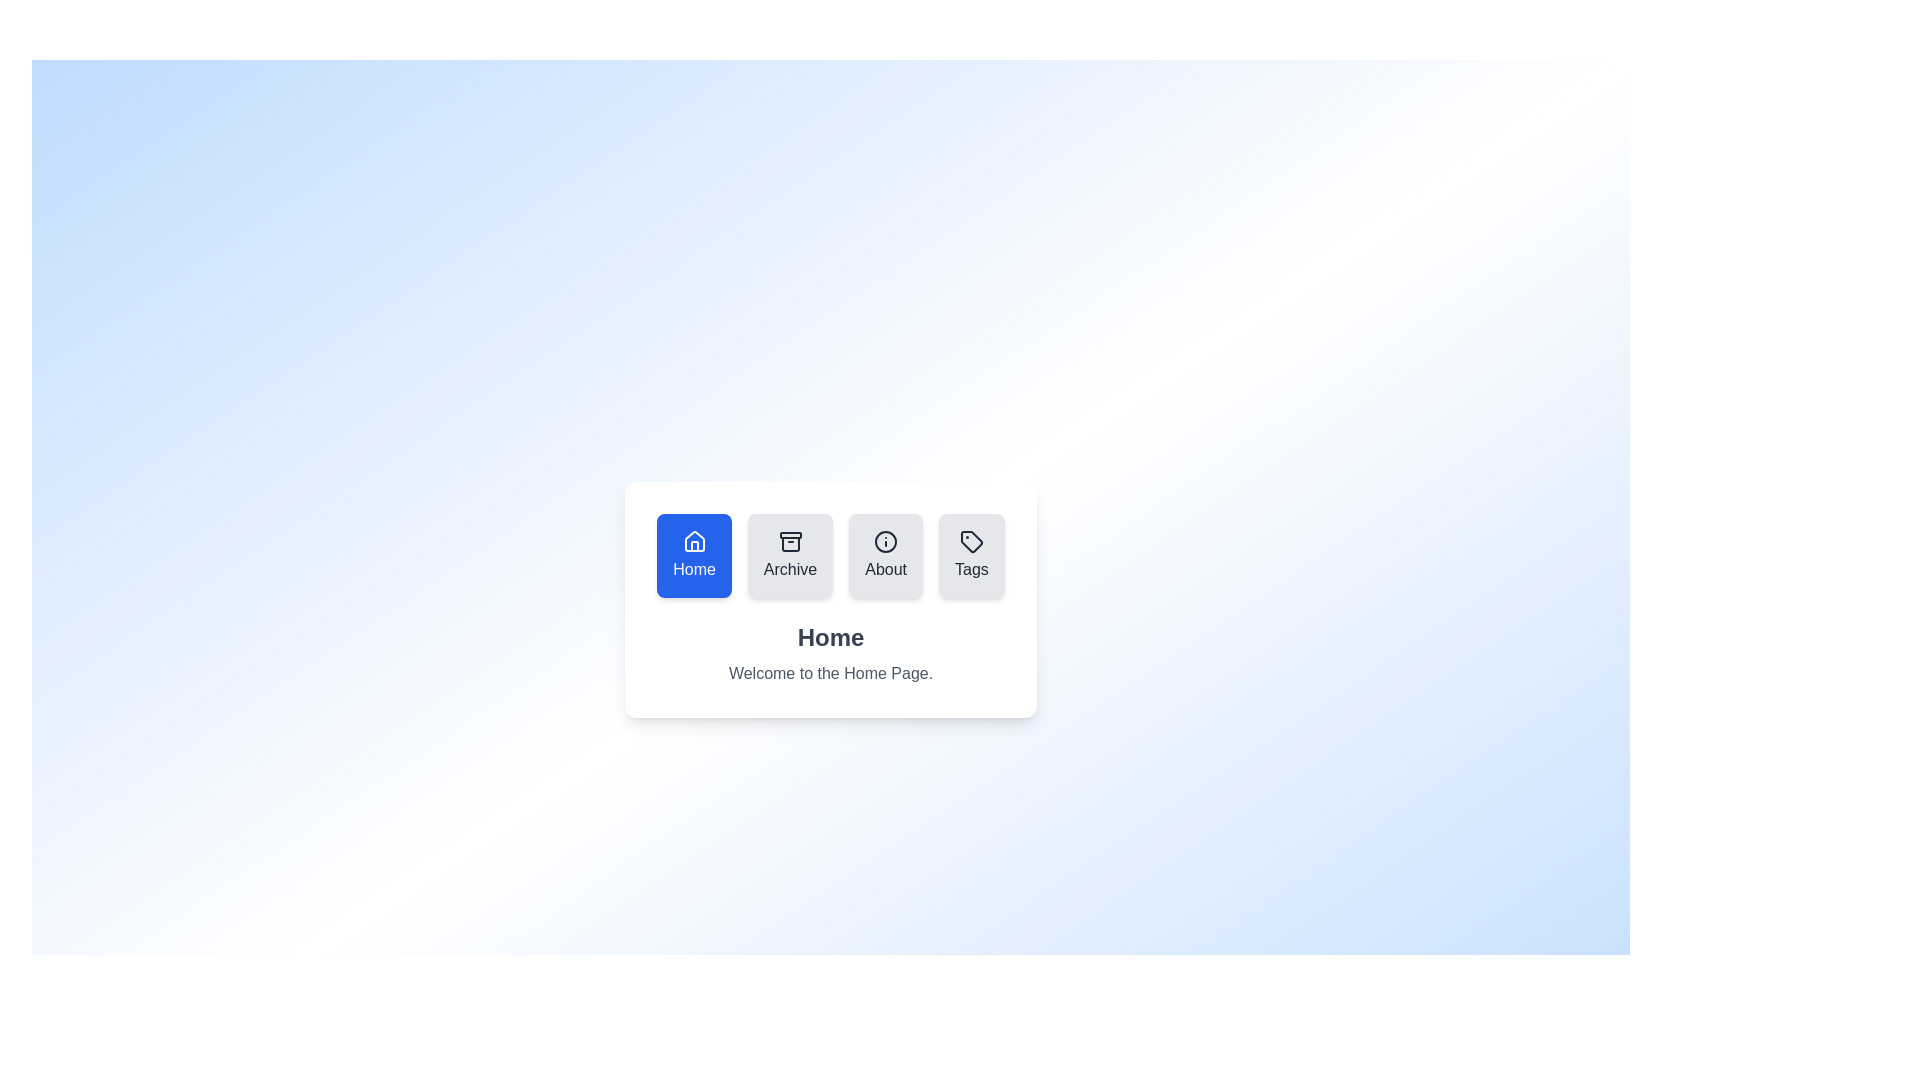  I want to click on the Home tab by clicking on its button, so click(694, 555).